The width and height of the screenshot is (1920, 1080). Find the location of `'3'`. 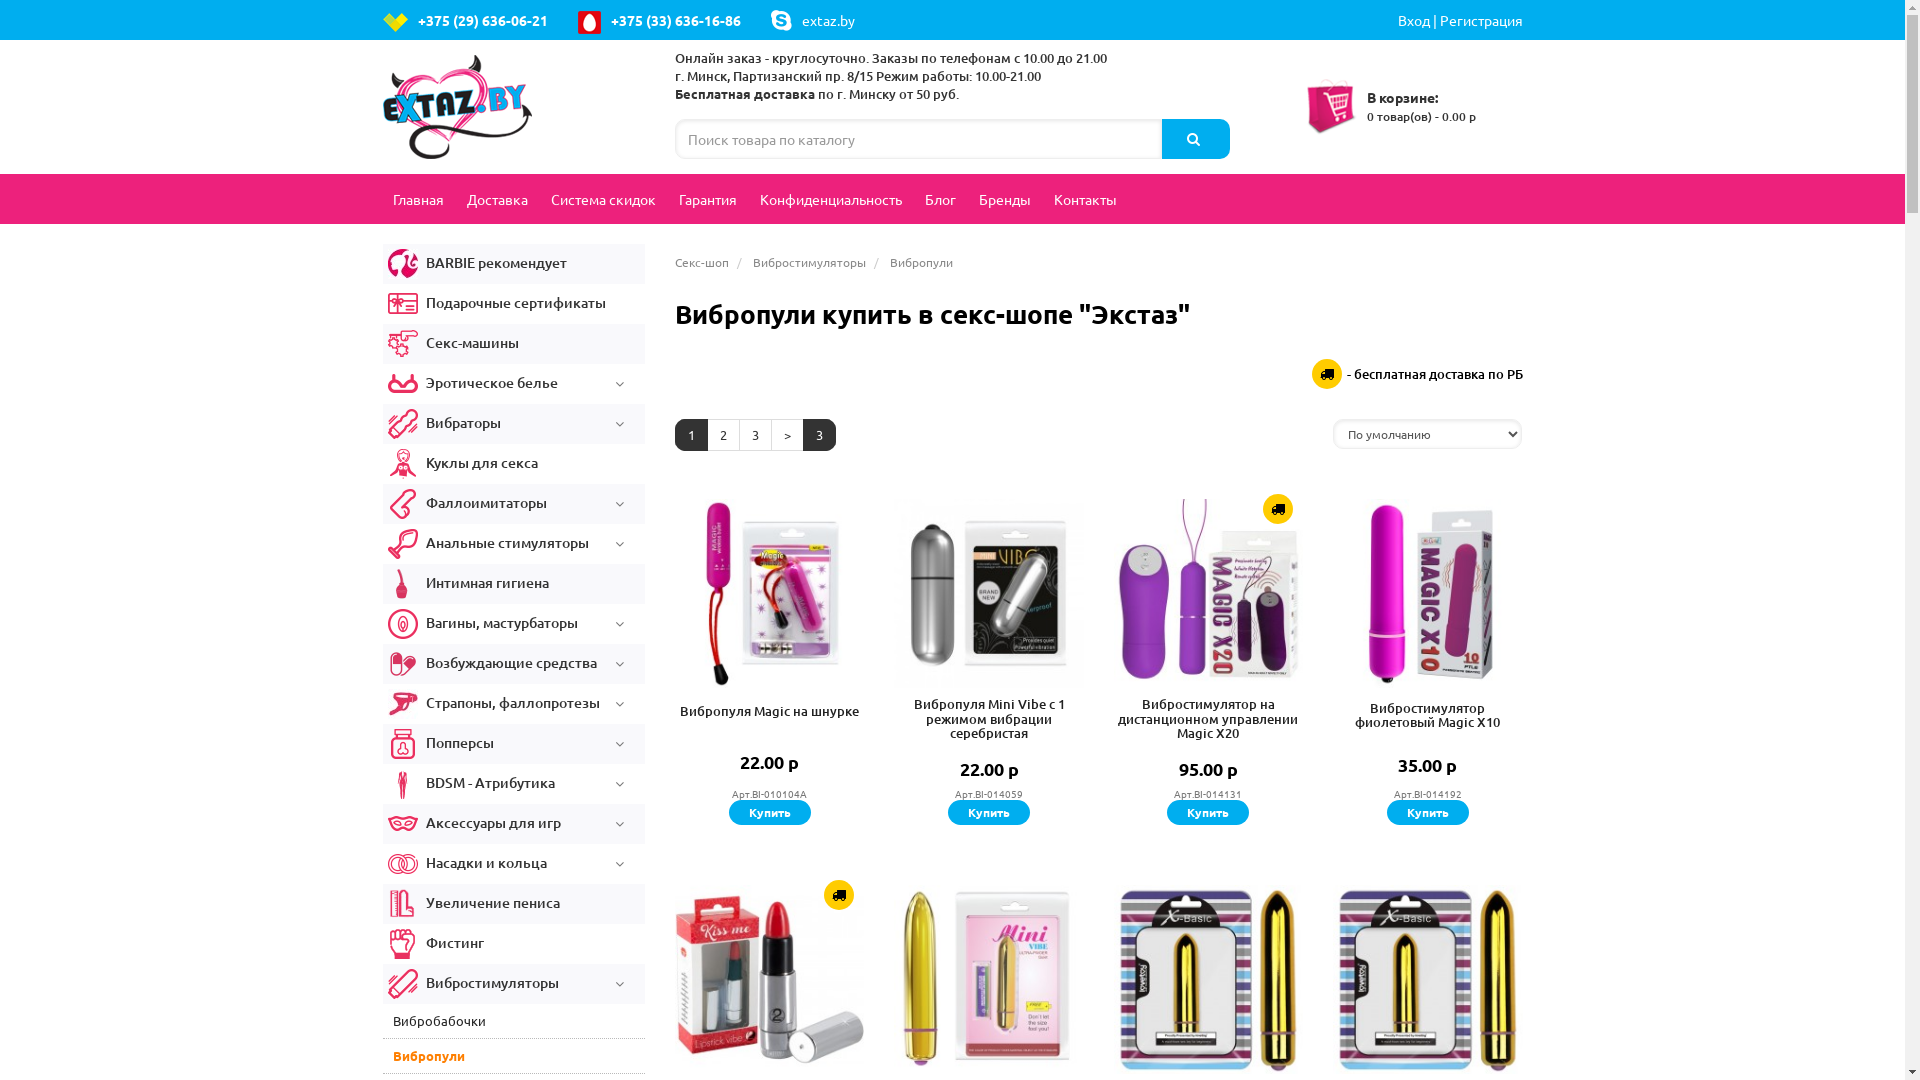

'3' is located at coordinates (819, 434).